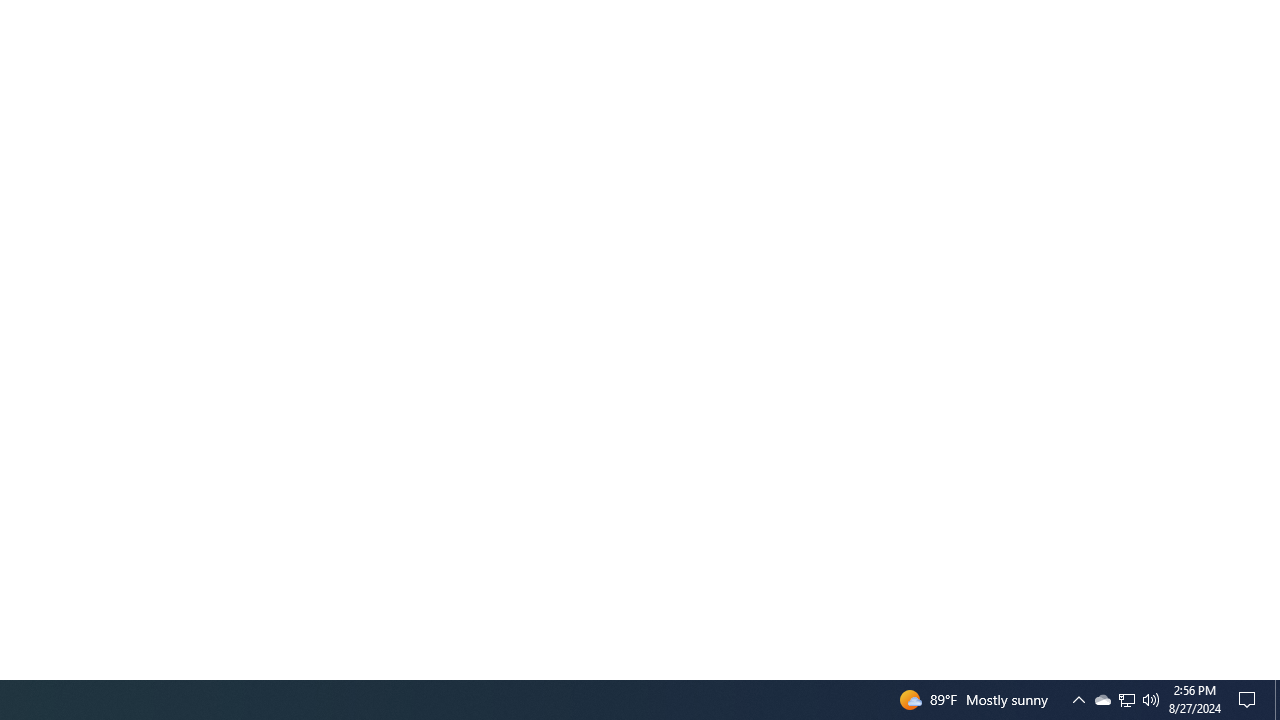  I want to click on 'User Promoted Notification Area', so click(1127, 698).